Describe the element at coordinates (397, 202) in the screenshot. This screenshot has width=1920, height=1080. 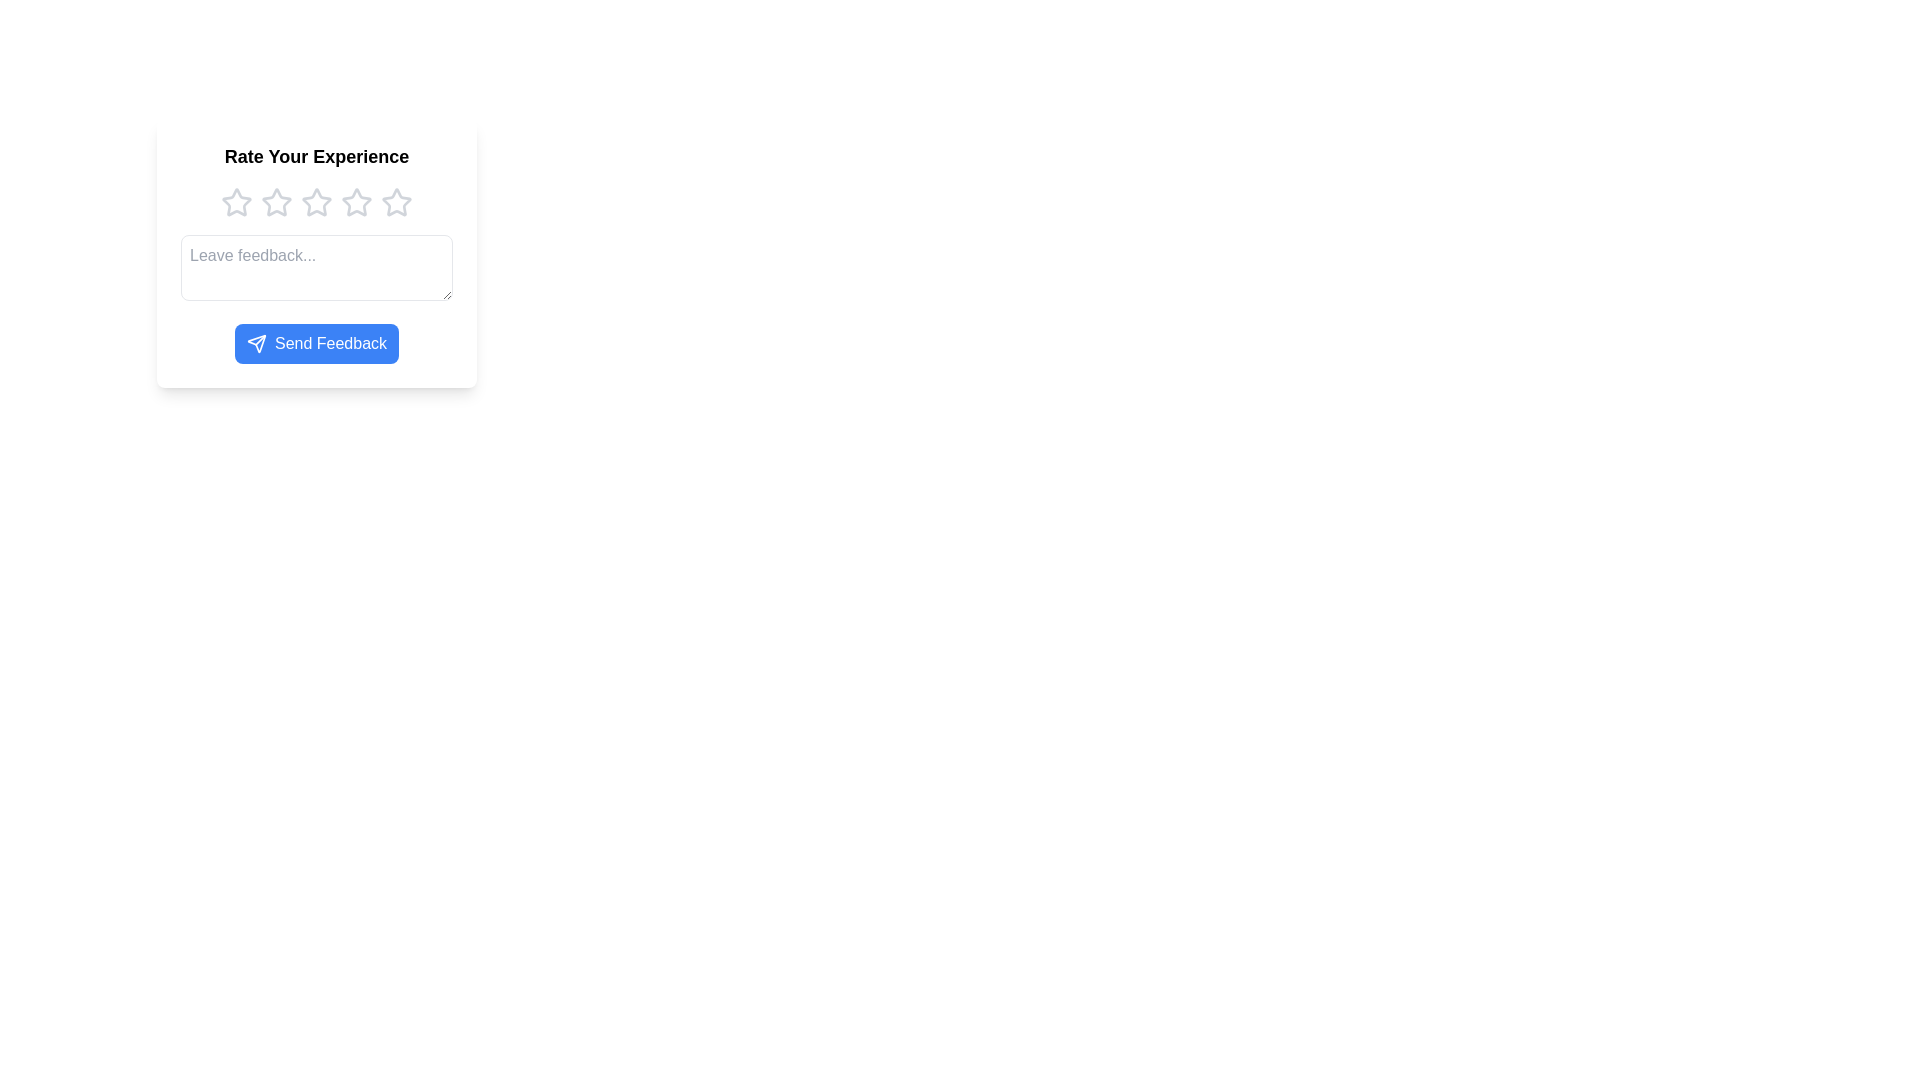
I see `the fifth star-shaped icon in the rating widget` at that location.